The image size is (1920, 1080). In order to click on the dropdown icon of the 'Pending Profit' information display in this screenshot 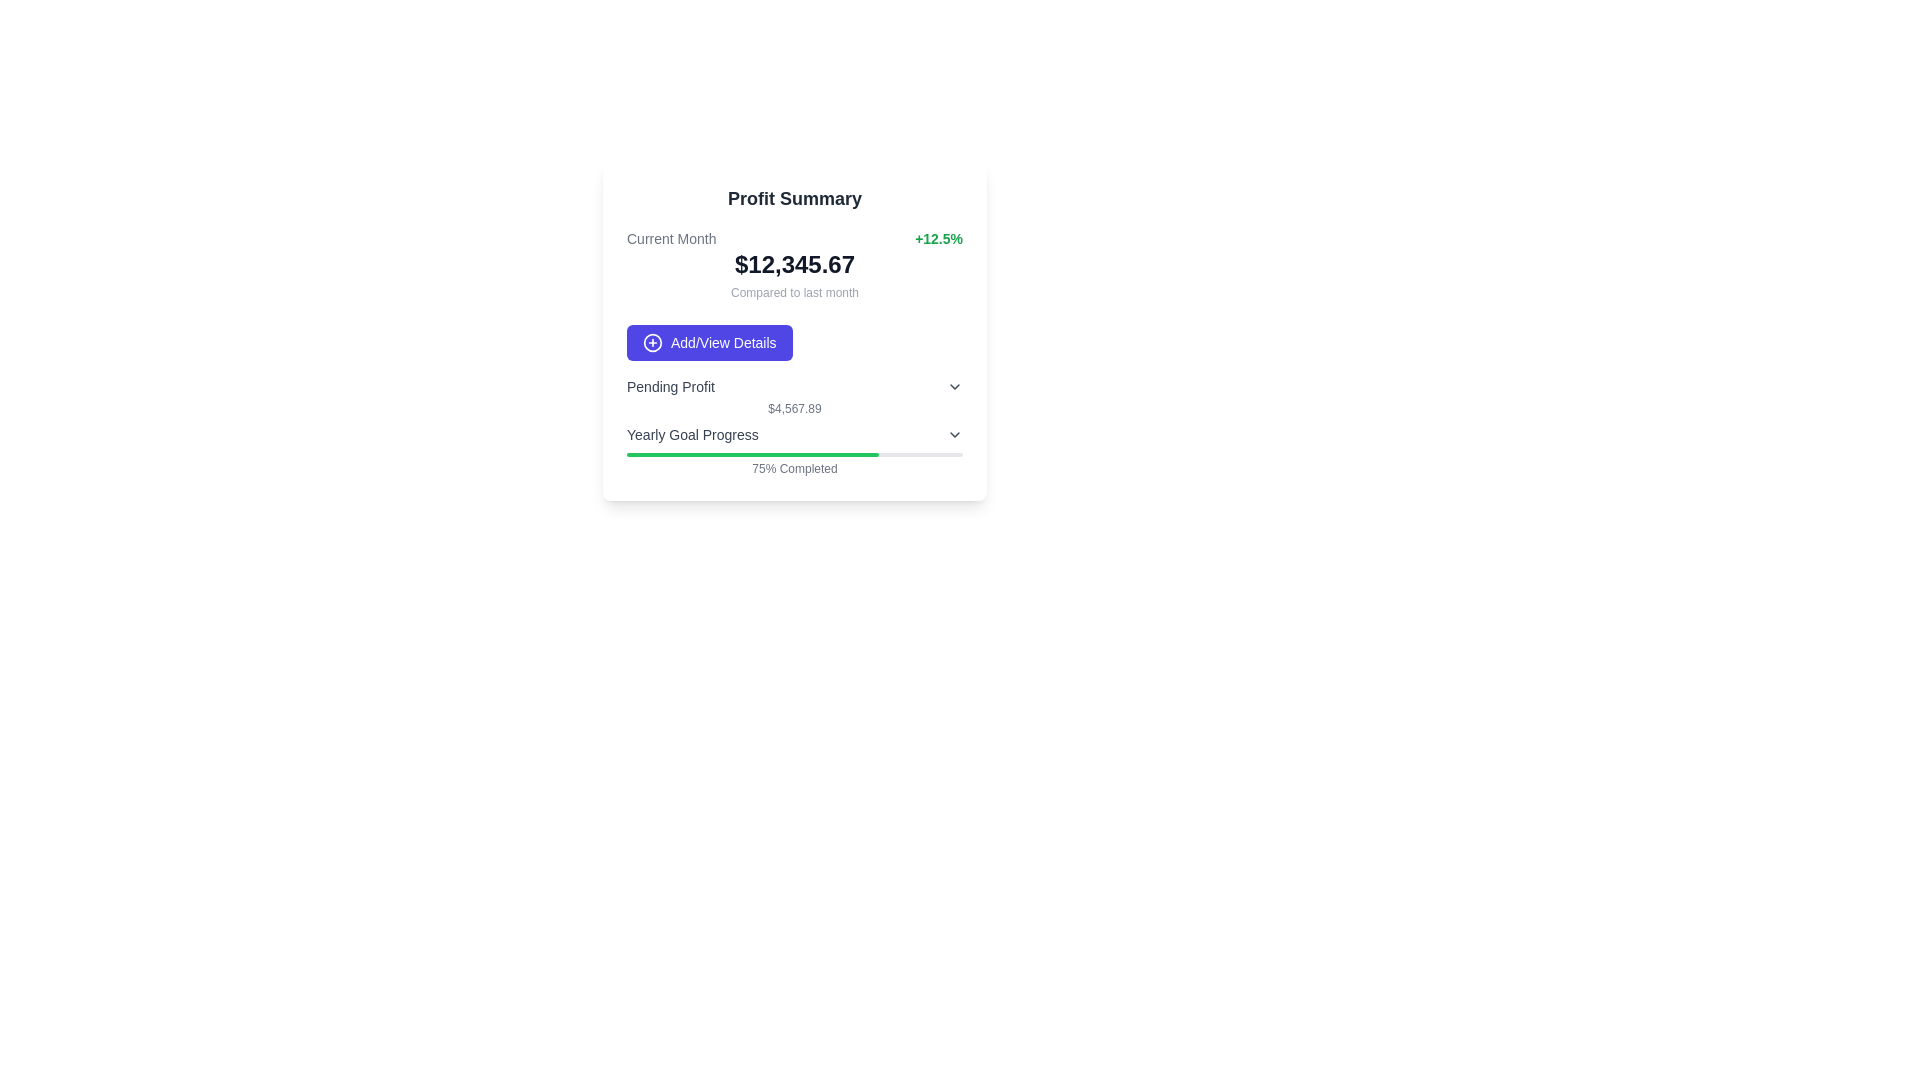, I will do `click(794, 397)`.